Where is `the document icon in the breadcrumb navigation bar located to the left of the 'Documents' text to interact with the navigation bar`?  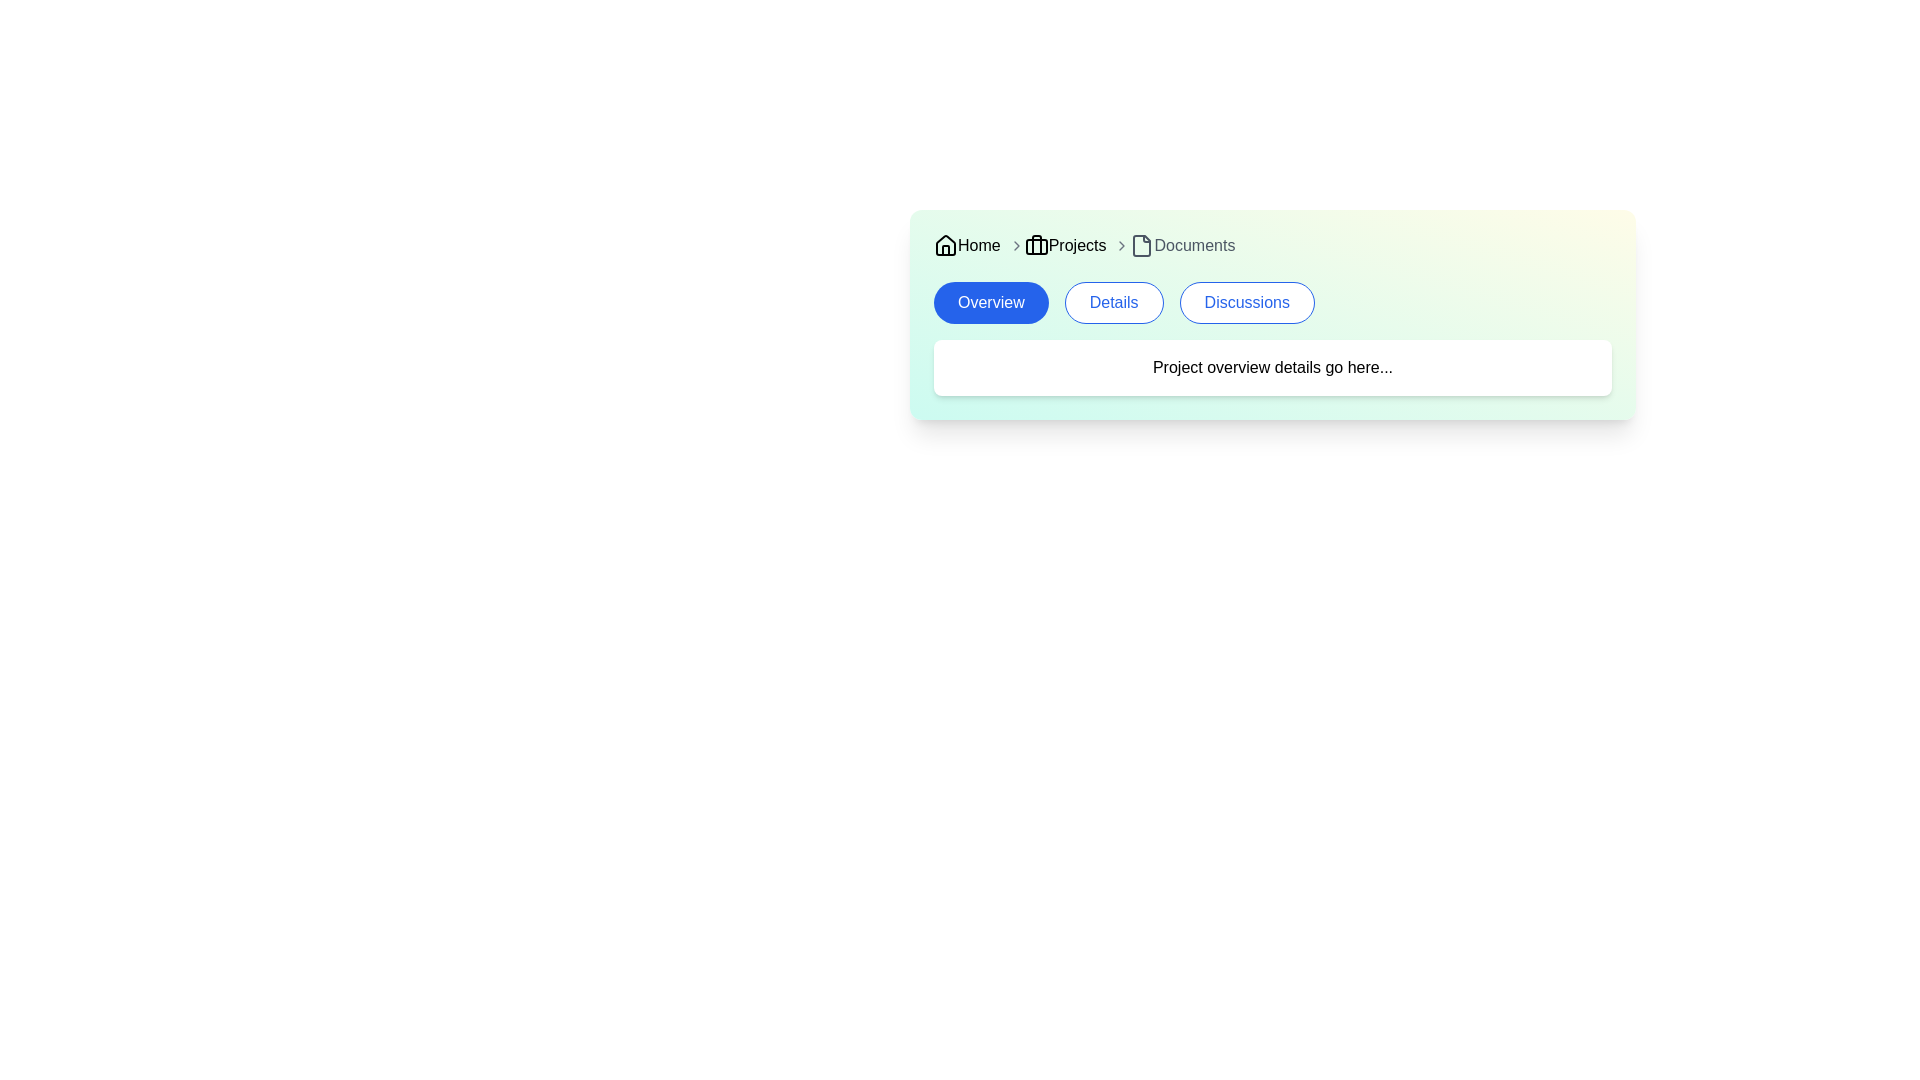
the document icon in the breadcrumb navigation bar located to the left of the 'Documents' text to interact with the navigation bar is located at coordinates (1142, 245).